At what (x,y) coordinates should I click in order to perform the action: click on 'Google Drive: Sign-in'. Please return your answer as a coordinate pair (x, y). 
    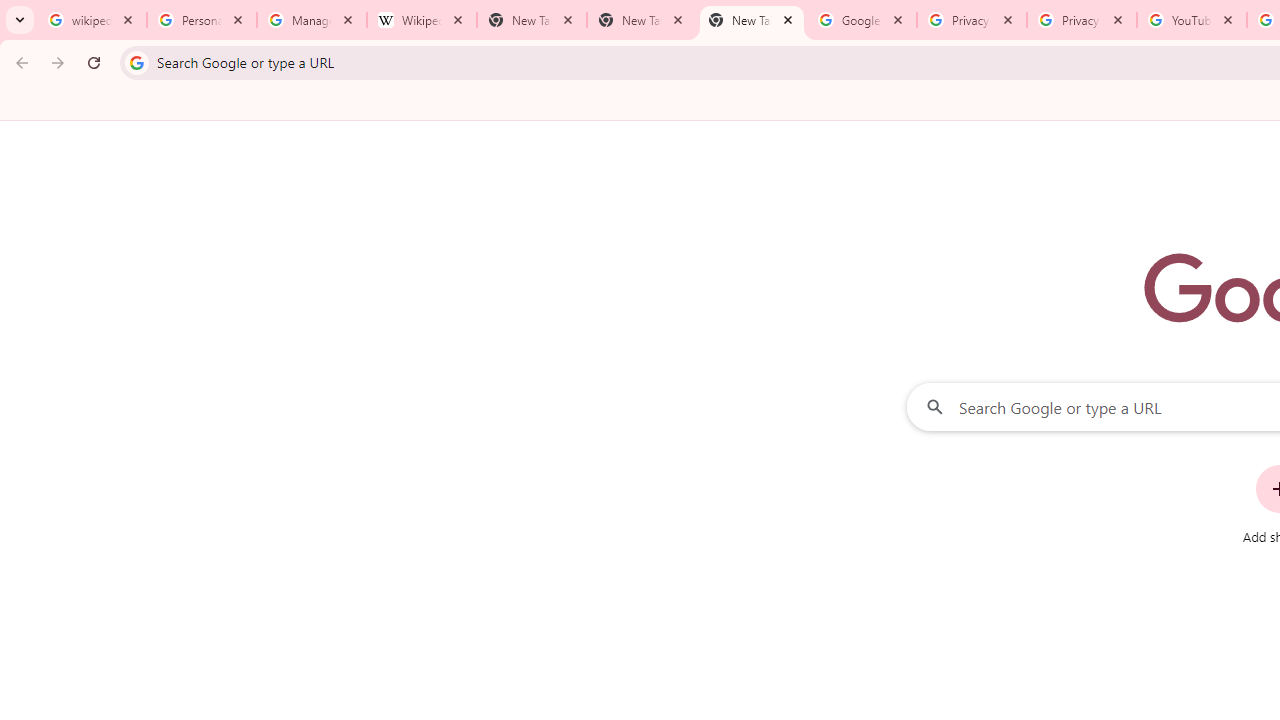
    Looking at the image, I should click on (861, 20).